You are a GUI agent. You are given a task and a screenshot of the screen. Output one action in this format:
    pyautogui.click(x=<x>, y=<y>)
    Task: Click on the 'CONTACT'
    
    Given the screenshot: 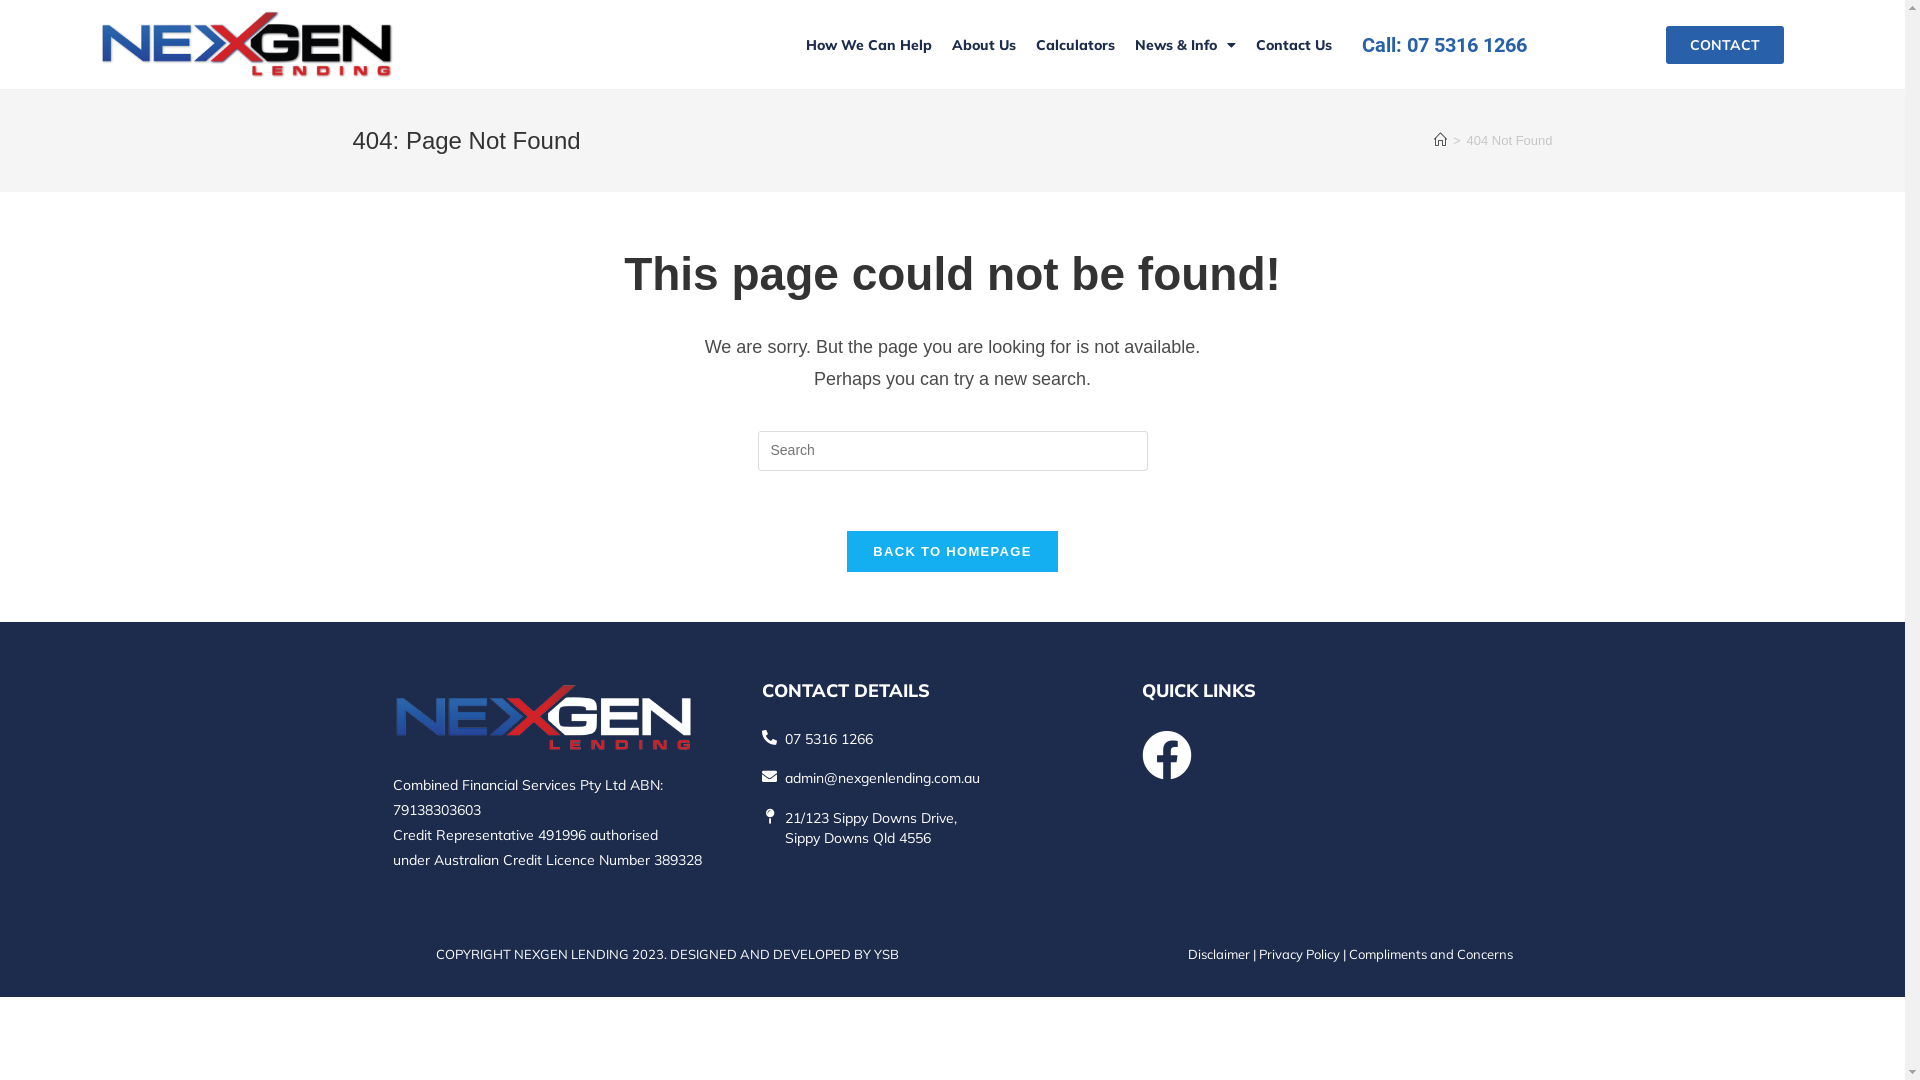 What is the action you would take?
    pyautogui.click(x=1665, y=45)
    